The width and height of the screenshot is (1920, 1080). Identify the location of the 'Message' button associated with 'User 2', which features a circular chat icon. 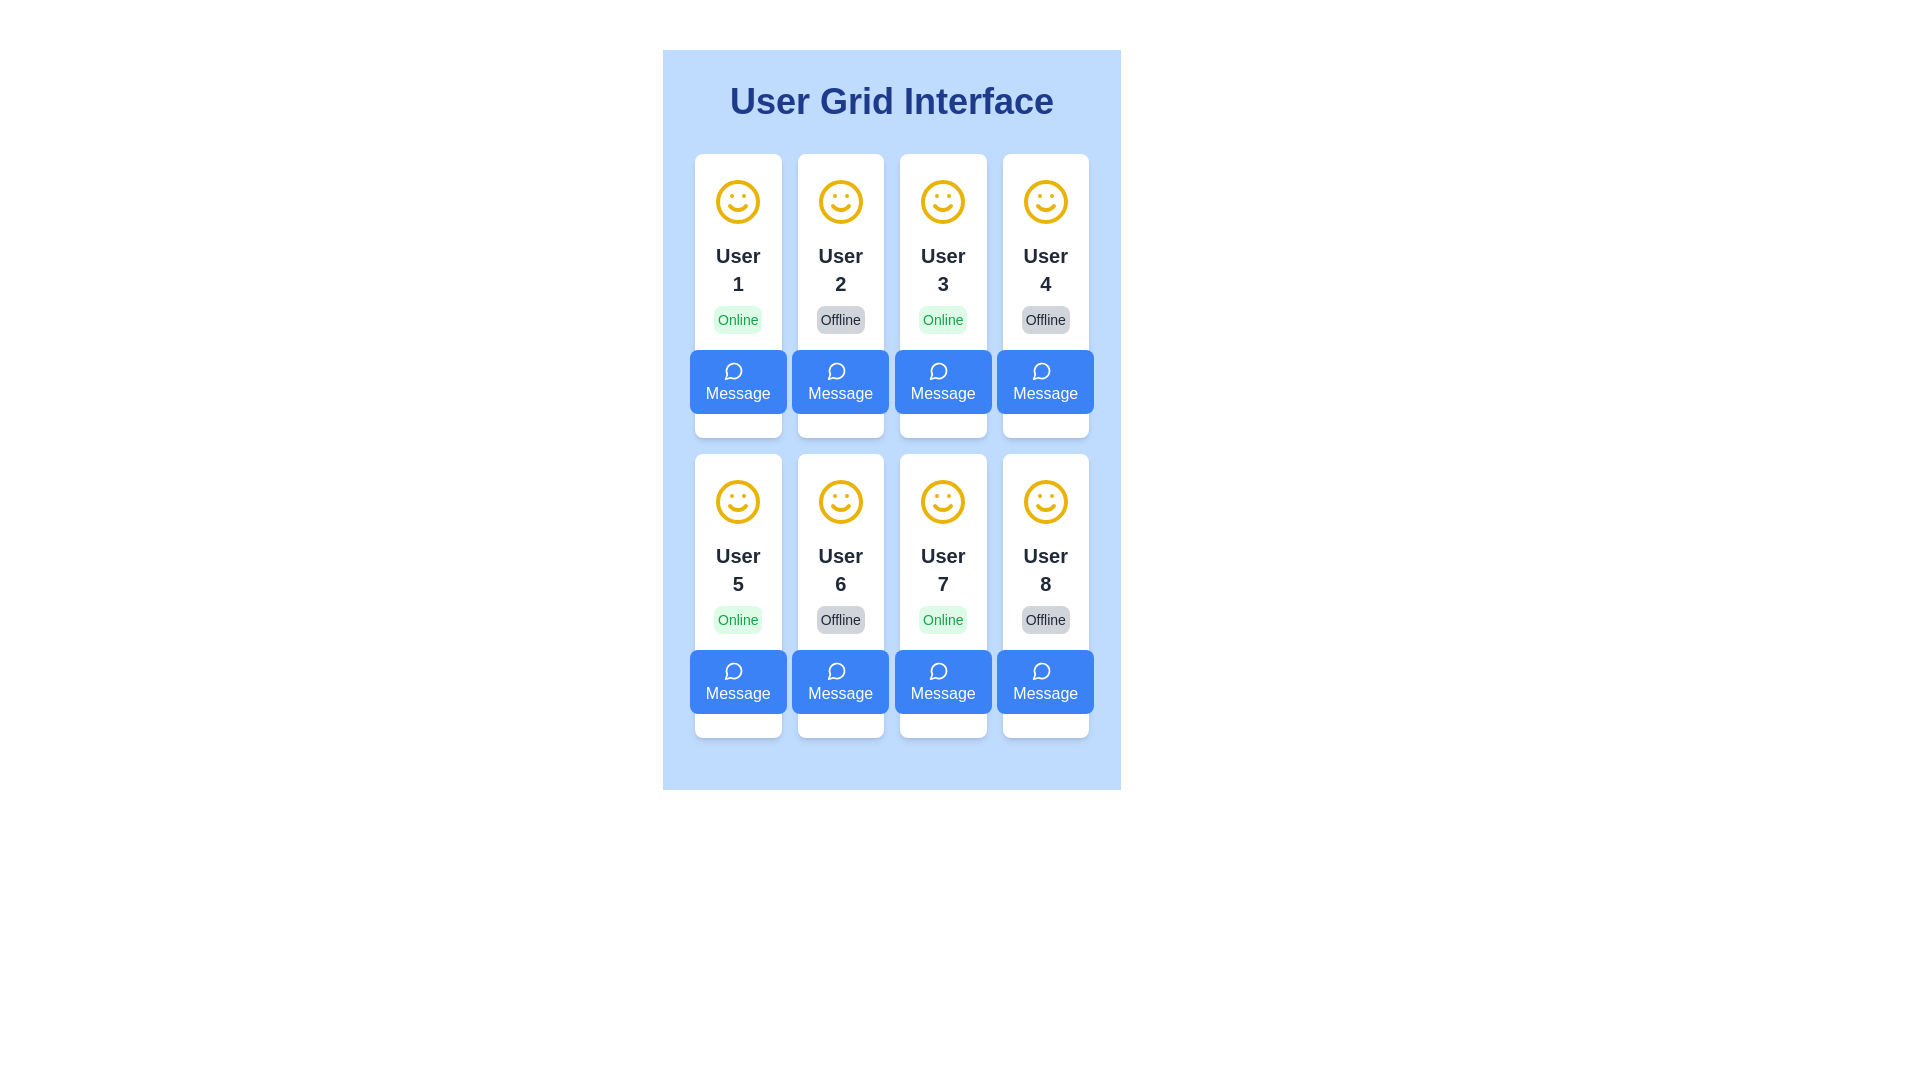
(836, 371).